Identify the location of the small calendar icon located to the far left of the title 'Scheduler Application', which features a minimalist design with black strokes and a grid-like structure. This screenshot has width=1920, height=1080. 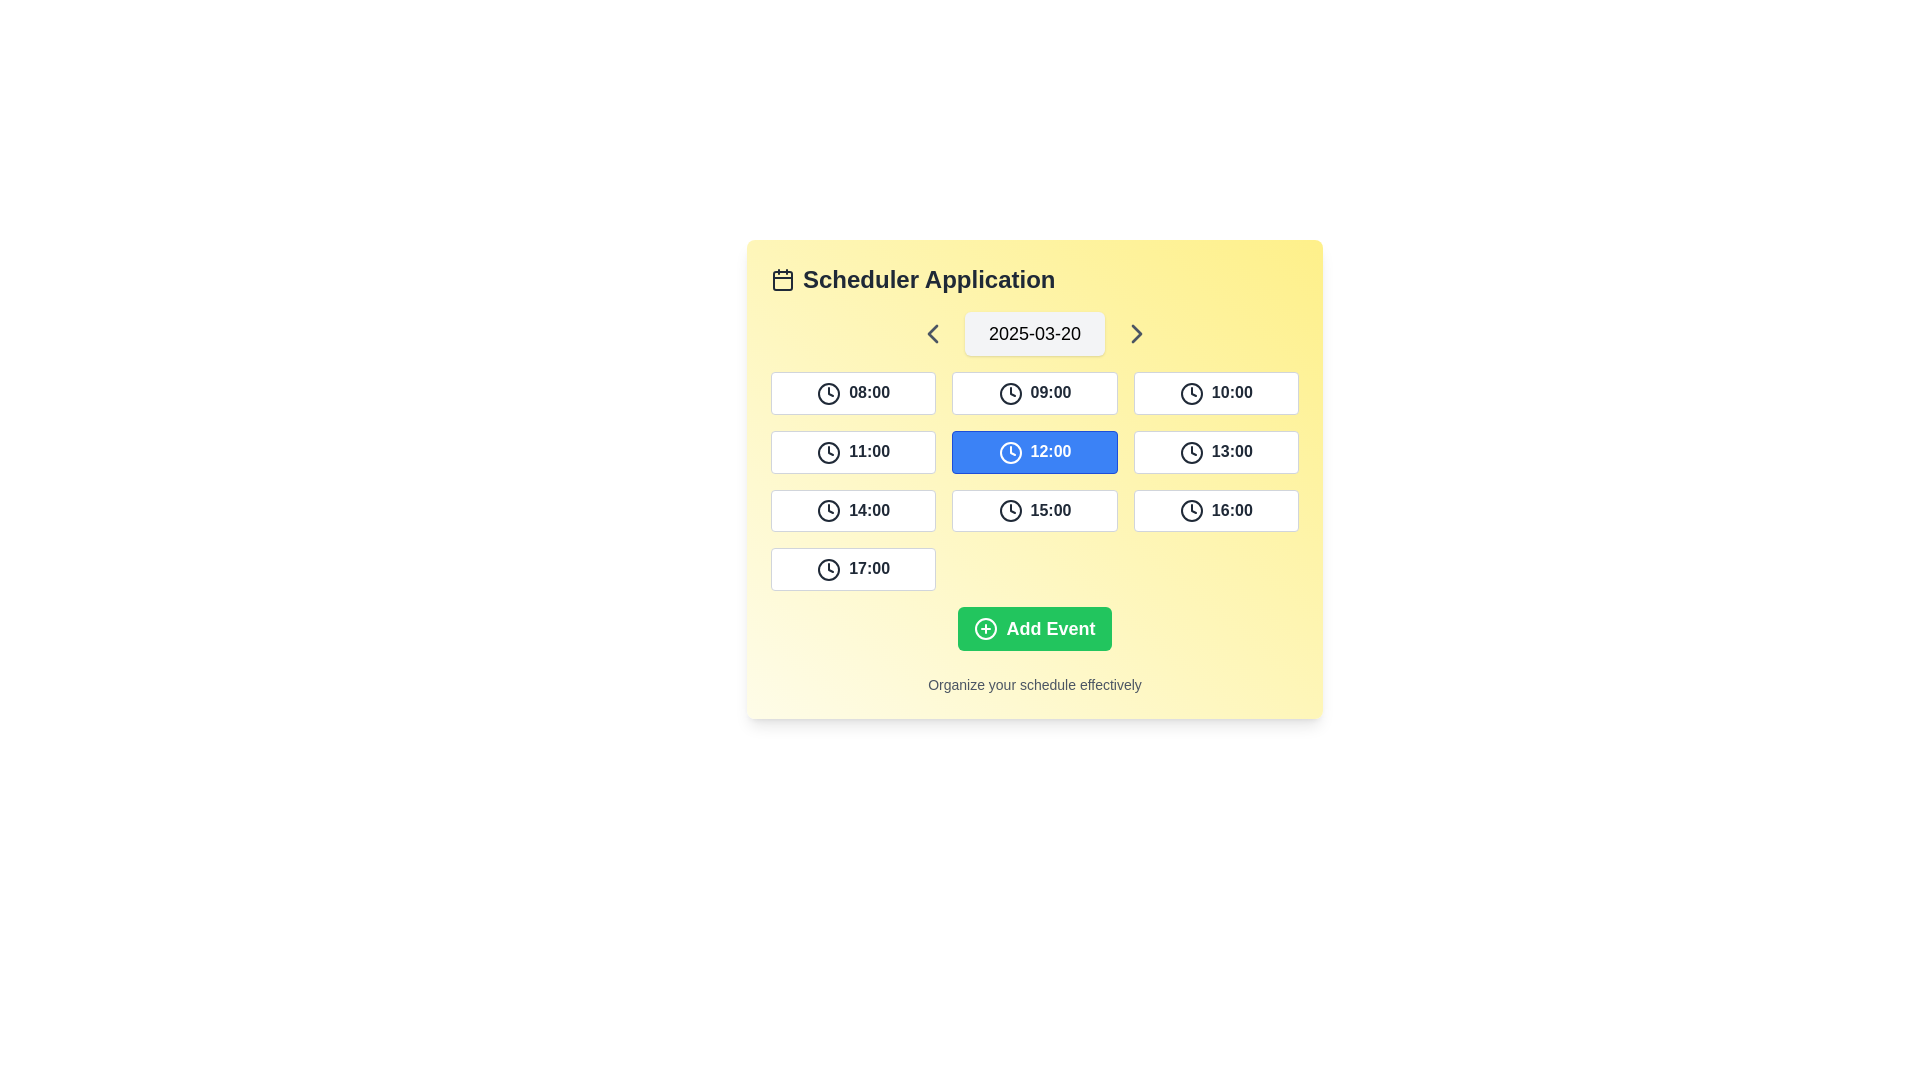
(781, 280).